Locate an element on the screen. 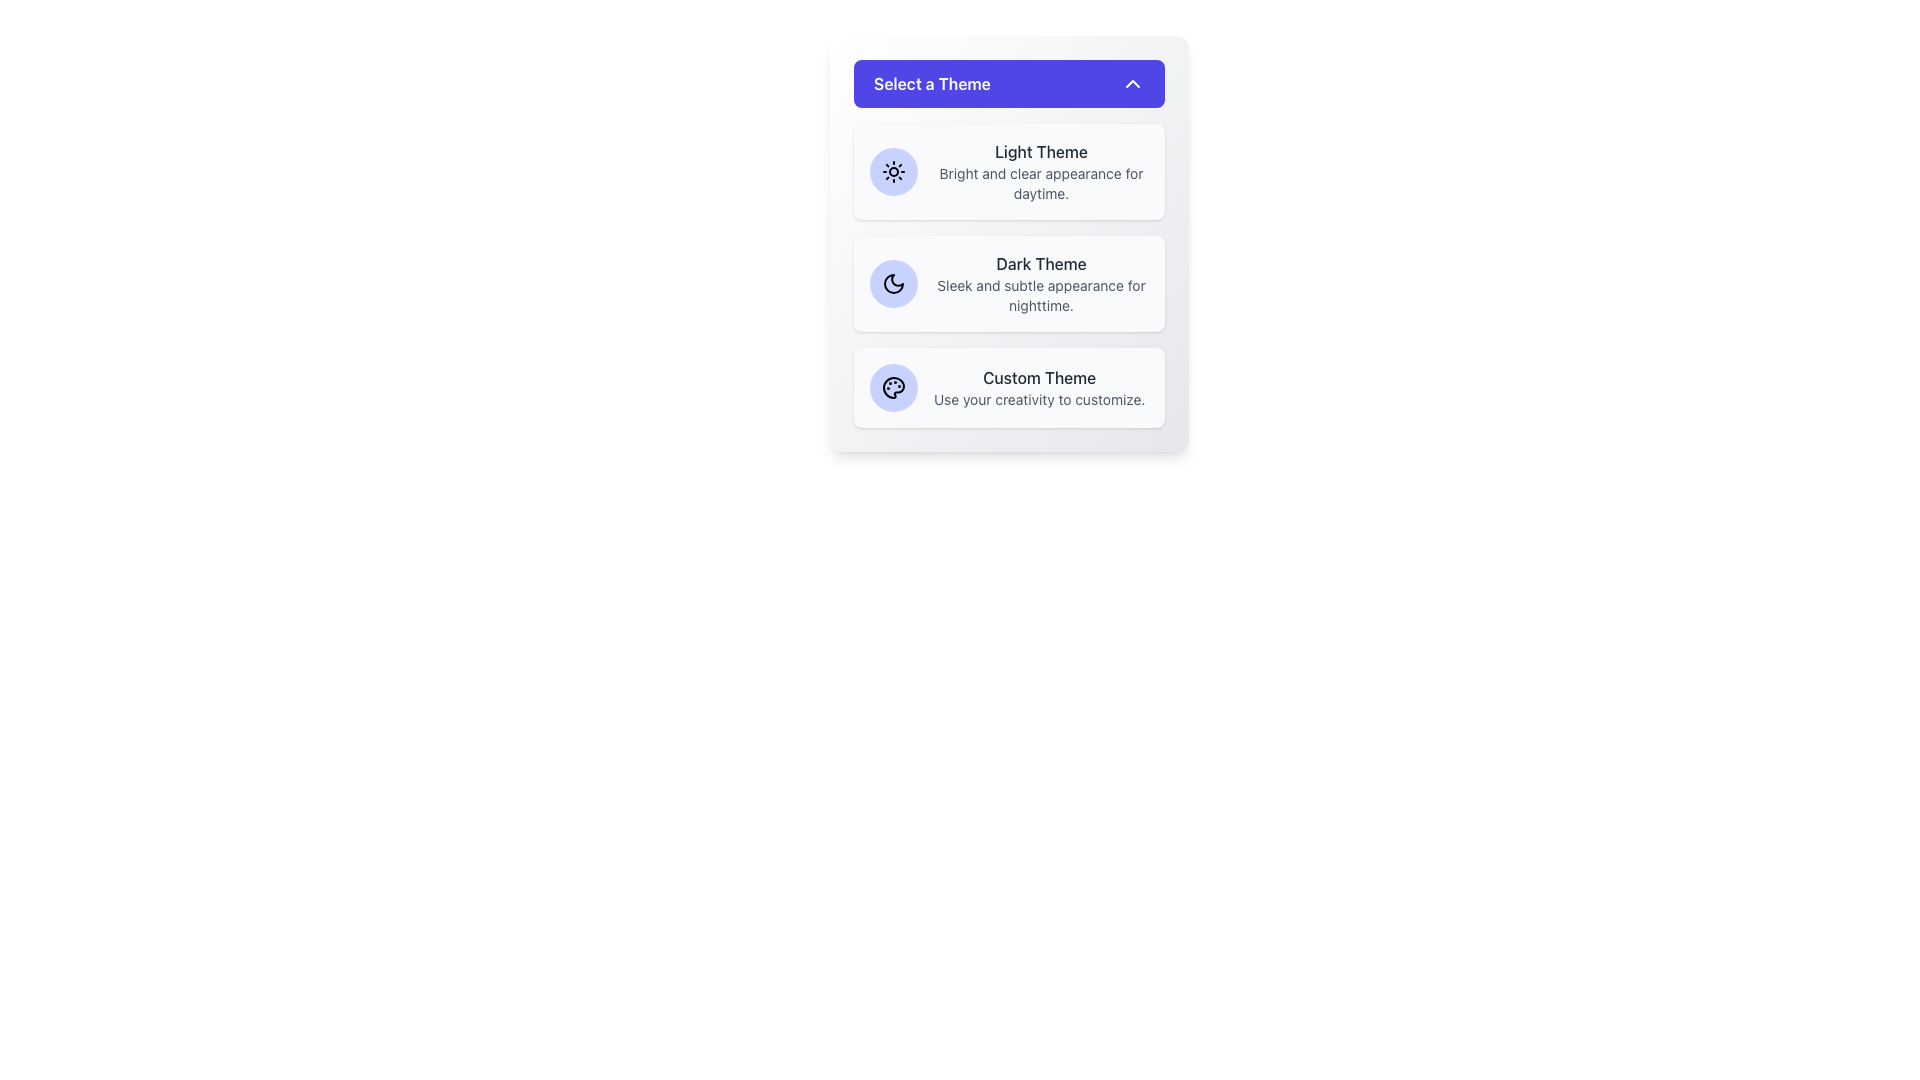 The image size is (1920, 1080). the decorative icon representing the 'Dark Theme' option, located to the left of the text 'Dark Theme' in the three-option list is located at coordinates (892, 284).